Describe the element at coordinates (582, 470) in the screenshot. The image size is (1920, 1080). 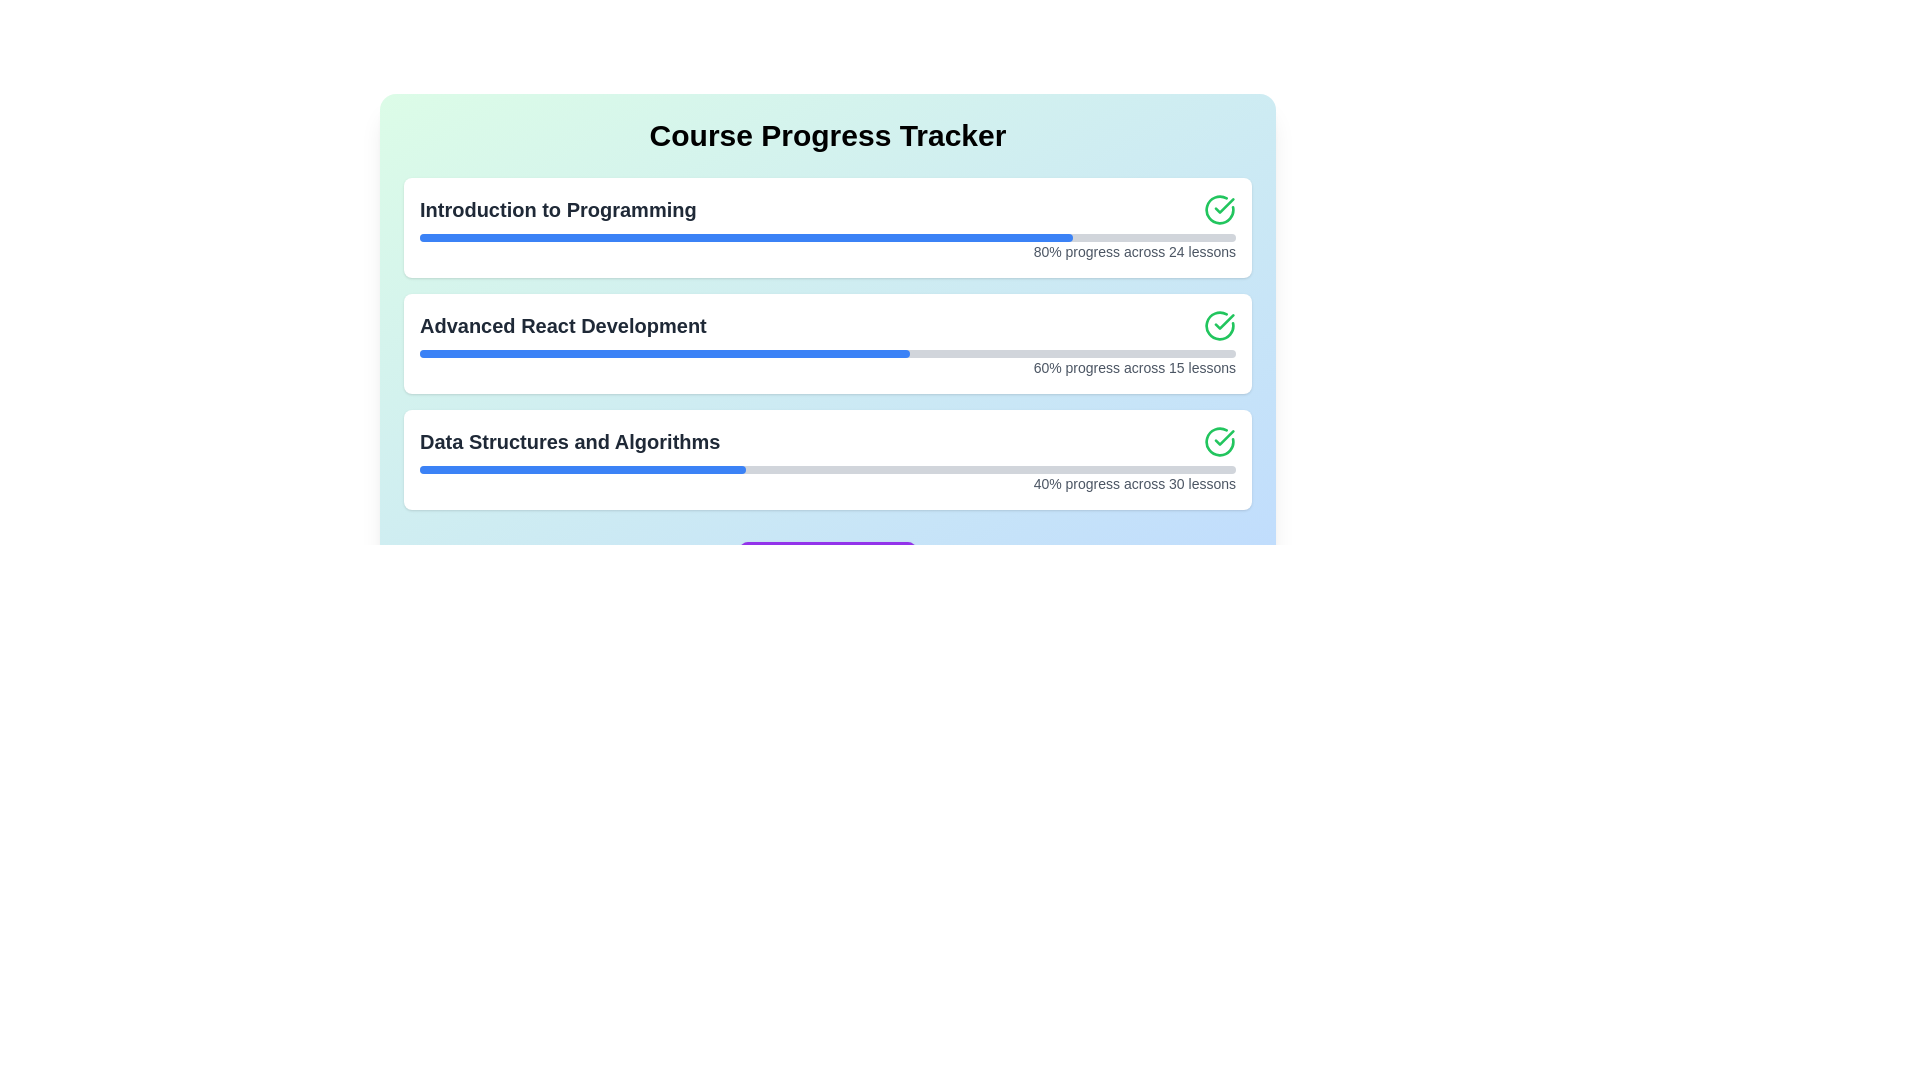
I see `the filled section of the horizontal progress bar indicating 40% progress under the 'Data Structures and Algorithms' section` at that location.